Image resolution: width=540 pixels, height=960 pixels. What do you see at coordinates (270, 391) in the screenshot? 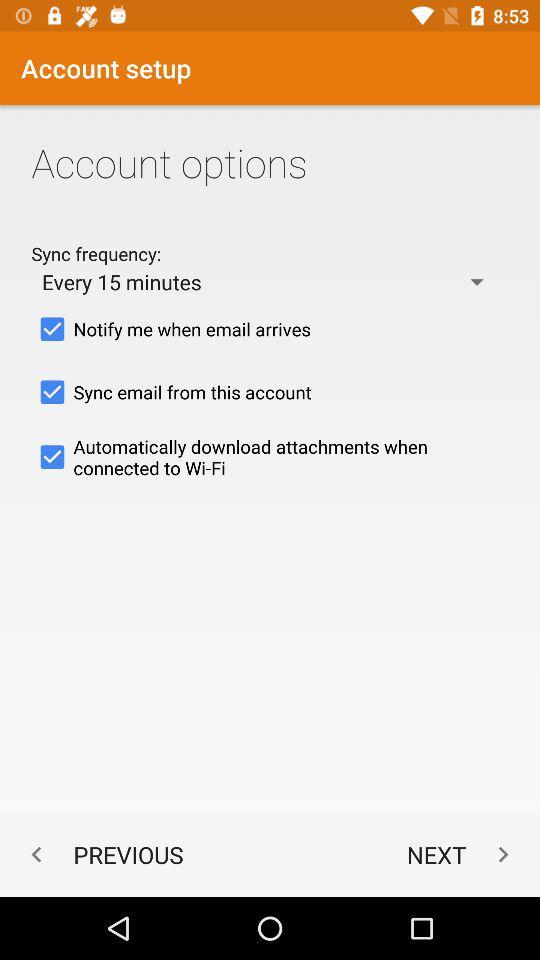
I see `the checkbox below the notify me when` at bounding box center [270, 391].